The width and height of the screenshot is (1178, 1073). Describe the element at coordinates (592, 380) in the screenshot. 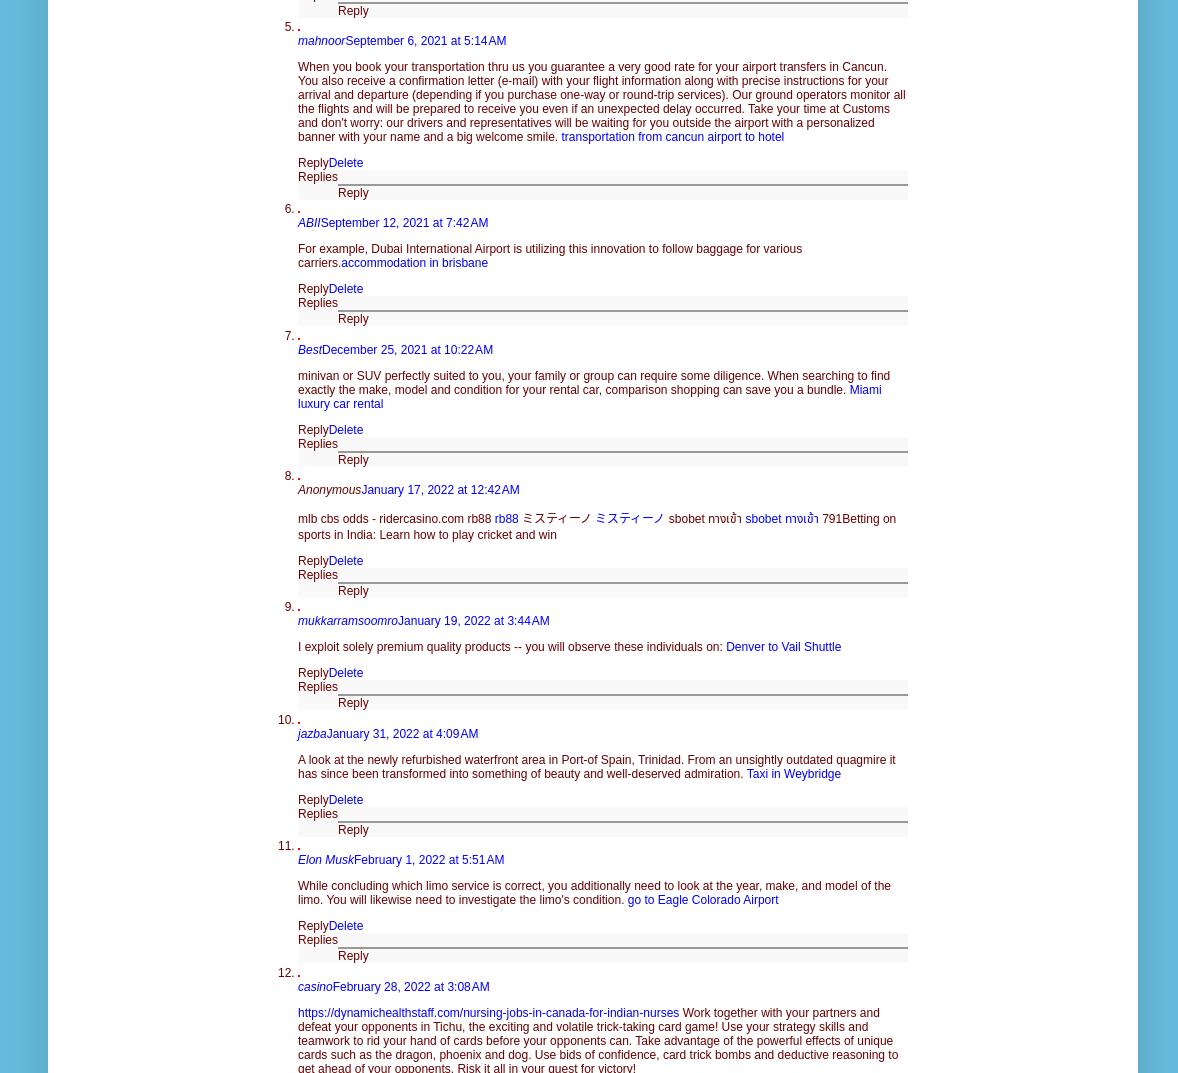

I see `'minivan or SUV perfectly suited to you, your family or group can require some diligence. When searching to find exactly the make, model and condition for your rental car, comparison shopping can save you a bundle.'` at that location.